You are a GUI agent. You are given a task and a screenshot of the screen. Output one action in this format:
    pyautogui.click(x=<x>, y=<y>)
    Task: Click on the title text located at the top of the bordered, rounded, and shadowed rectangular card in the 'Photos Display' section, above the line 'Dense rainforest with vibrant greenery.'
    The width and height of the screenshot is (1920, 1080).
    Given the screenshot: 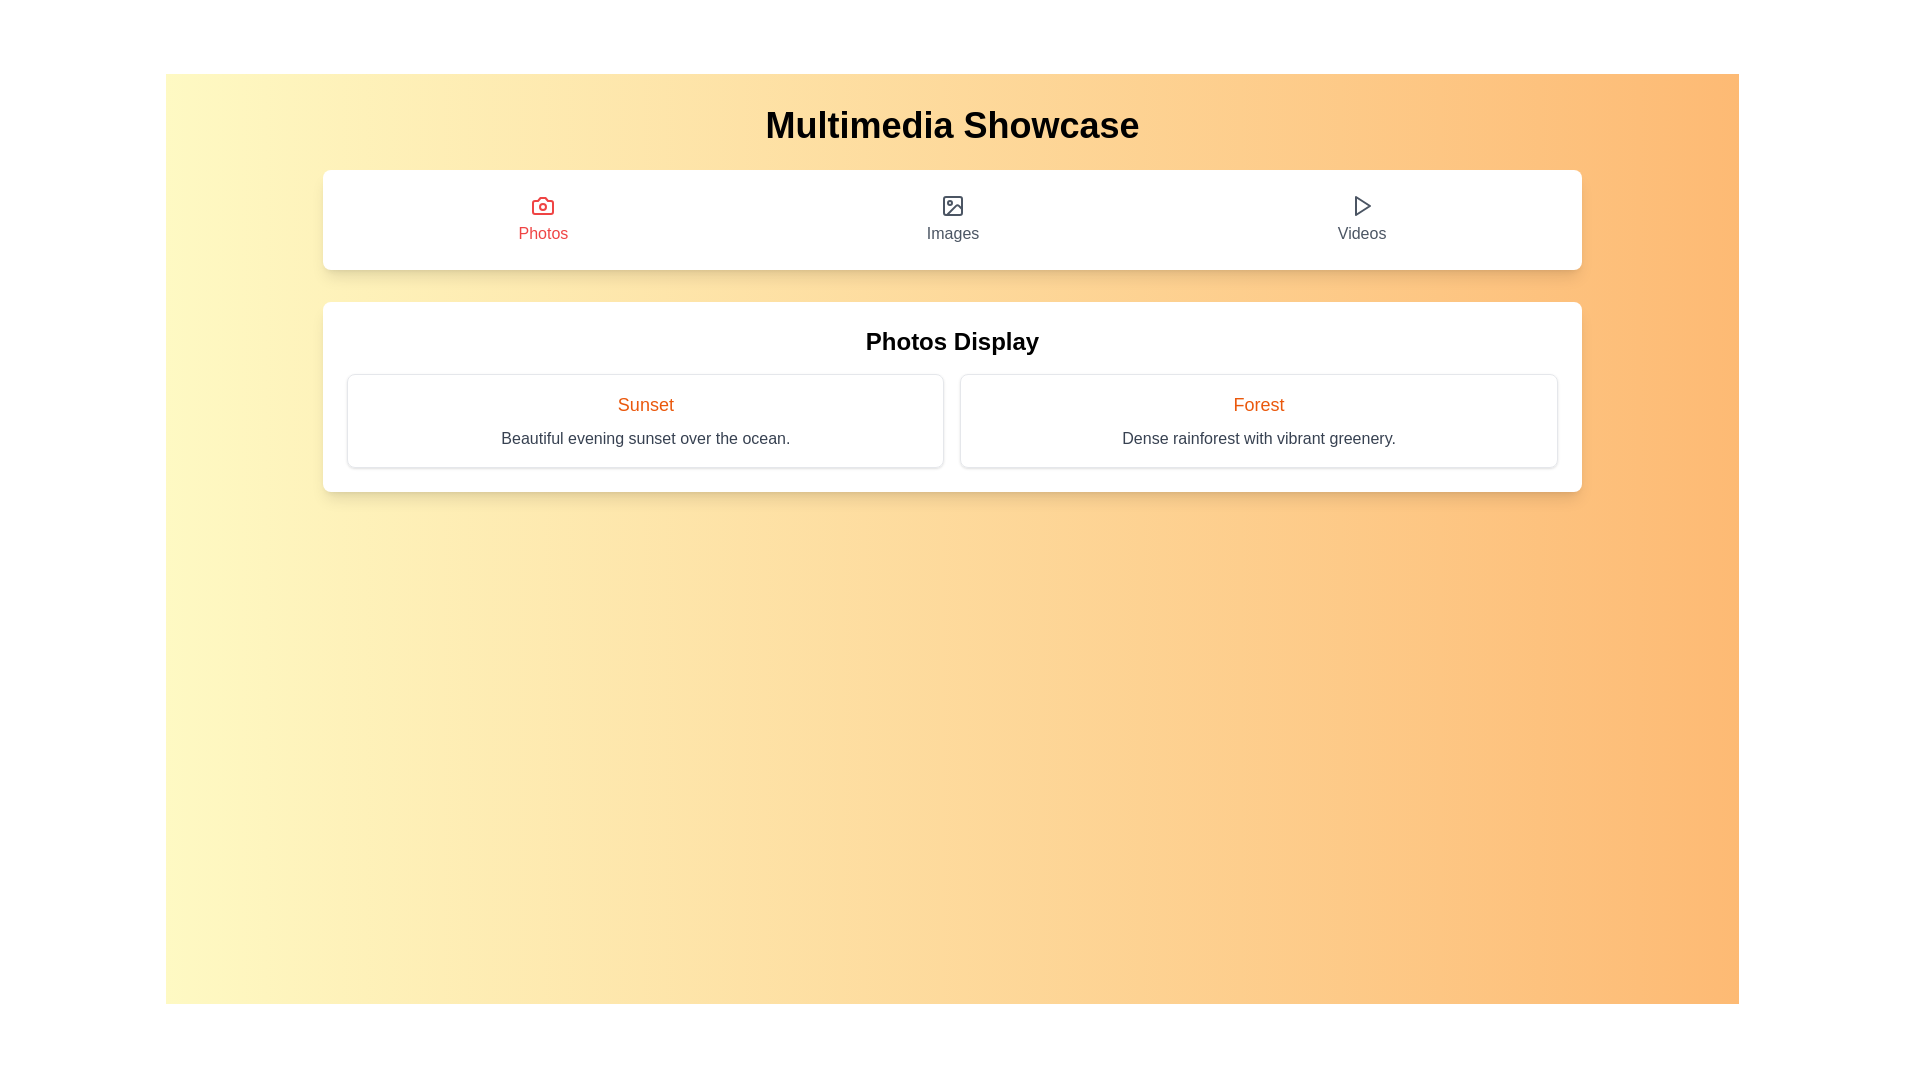 What is the action you would take?
    pyautogui.click(x=1258, y=405)
    